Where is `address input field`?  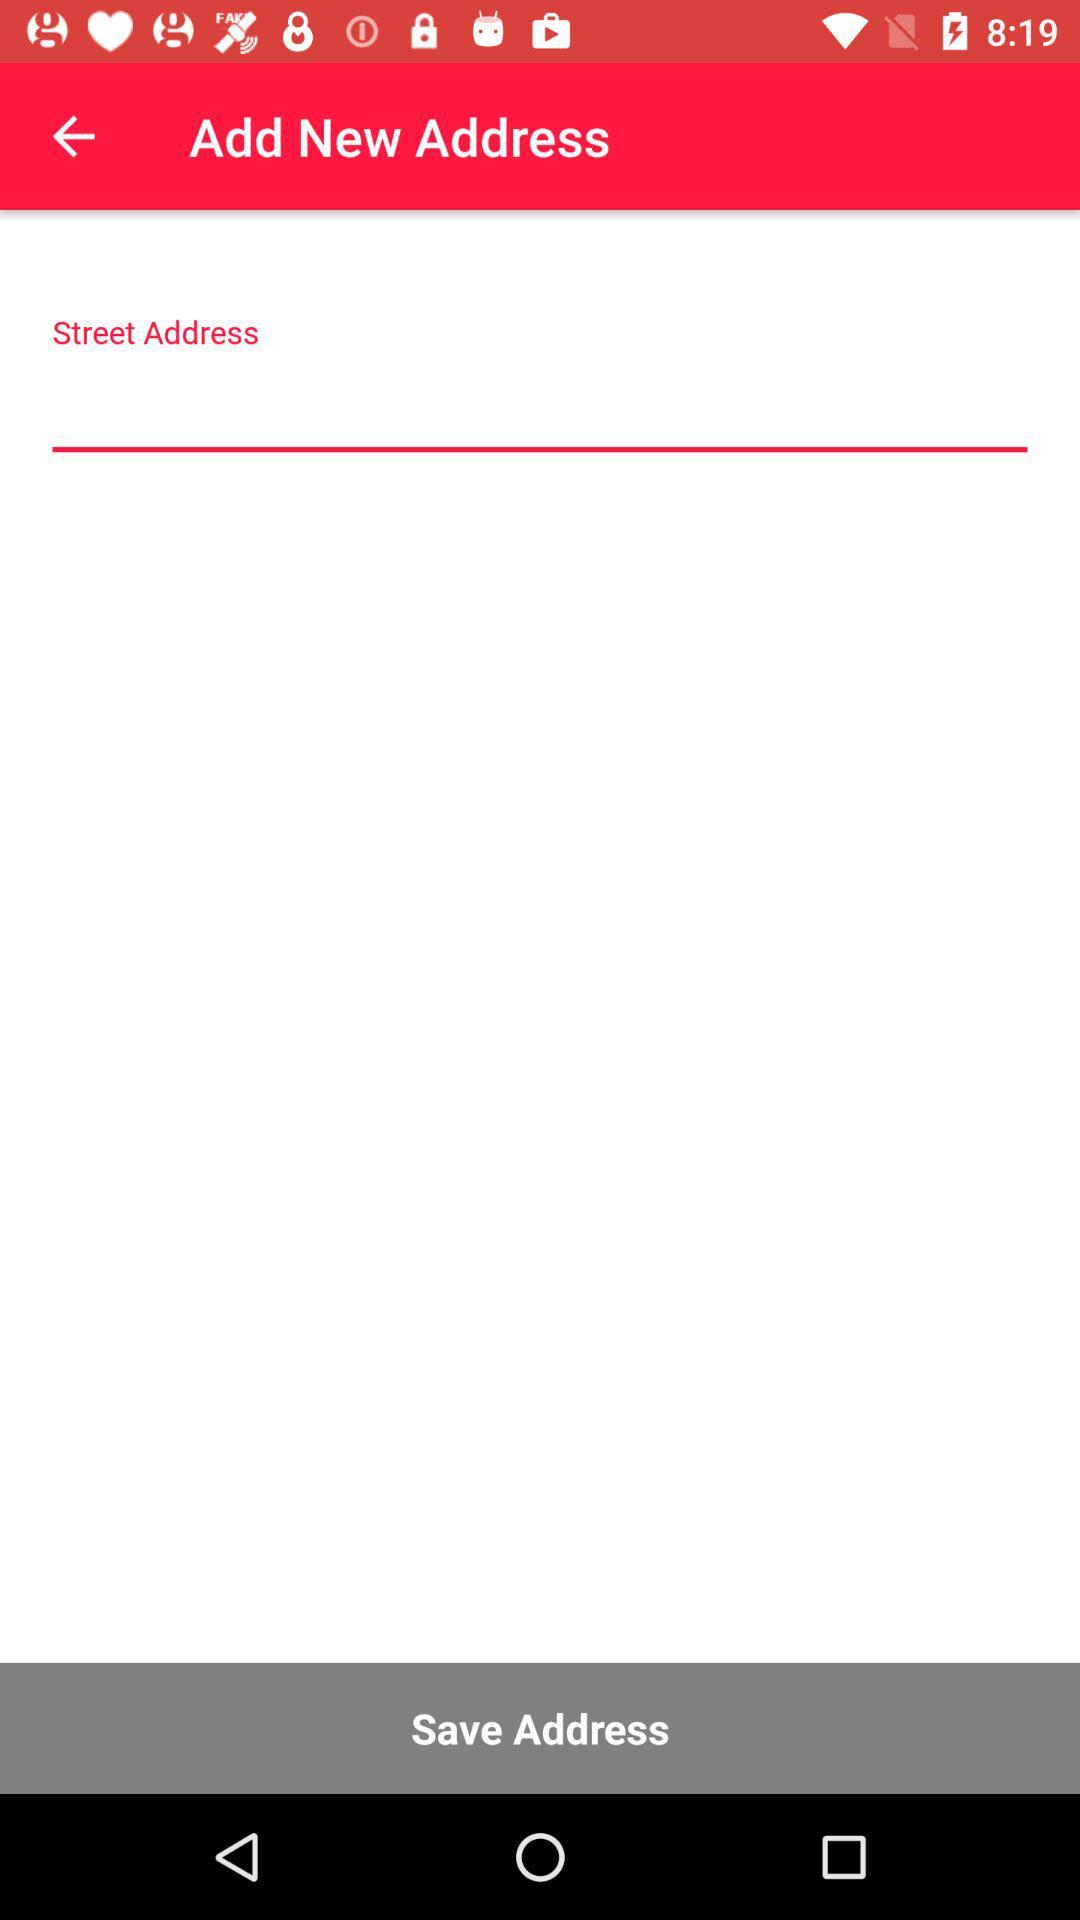 address input field is located at coordinates (540, 405).